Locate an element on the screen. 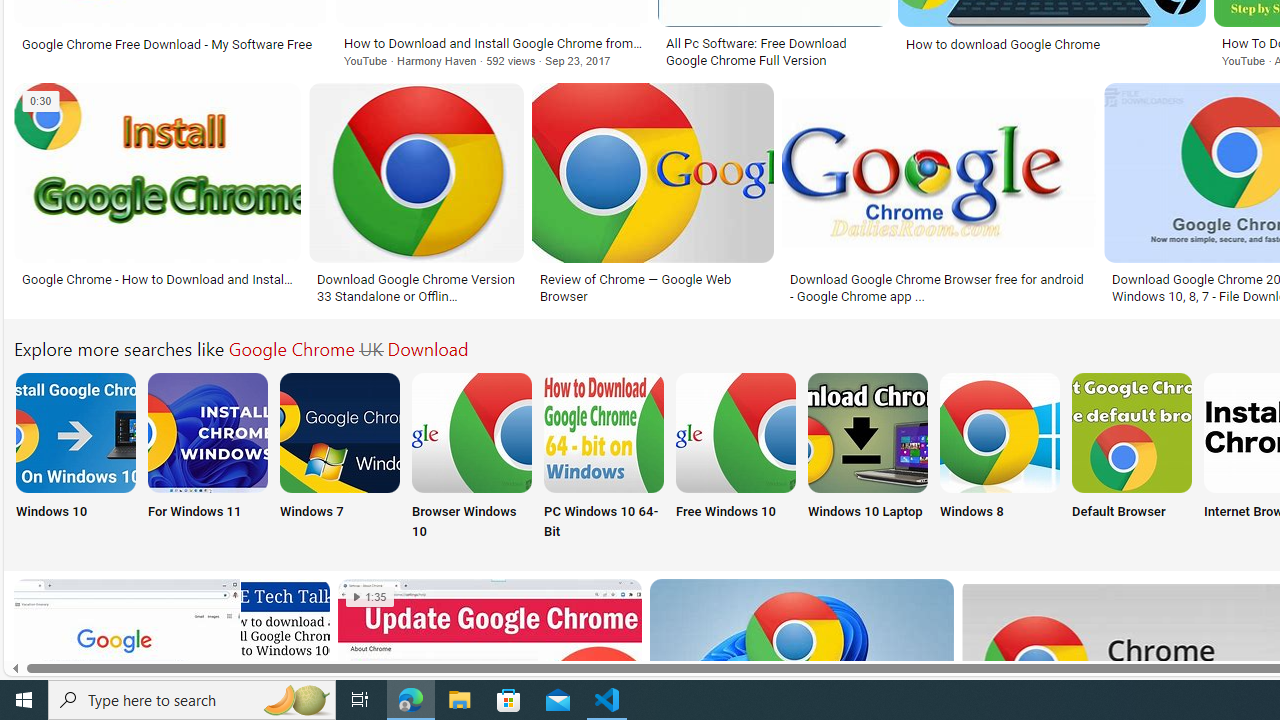  'Google Chrome Download Free Windows 10' is located at coordinates (735, 431).